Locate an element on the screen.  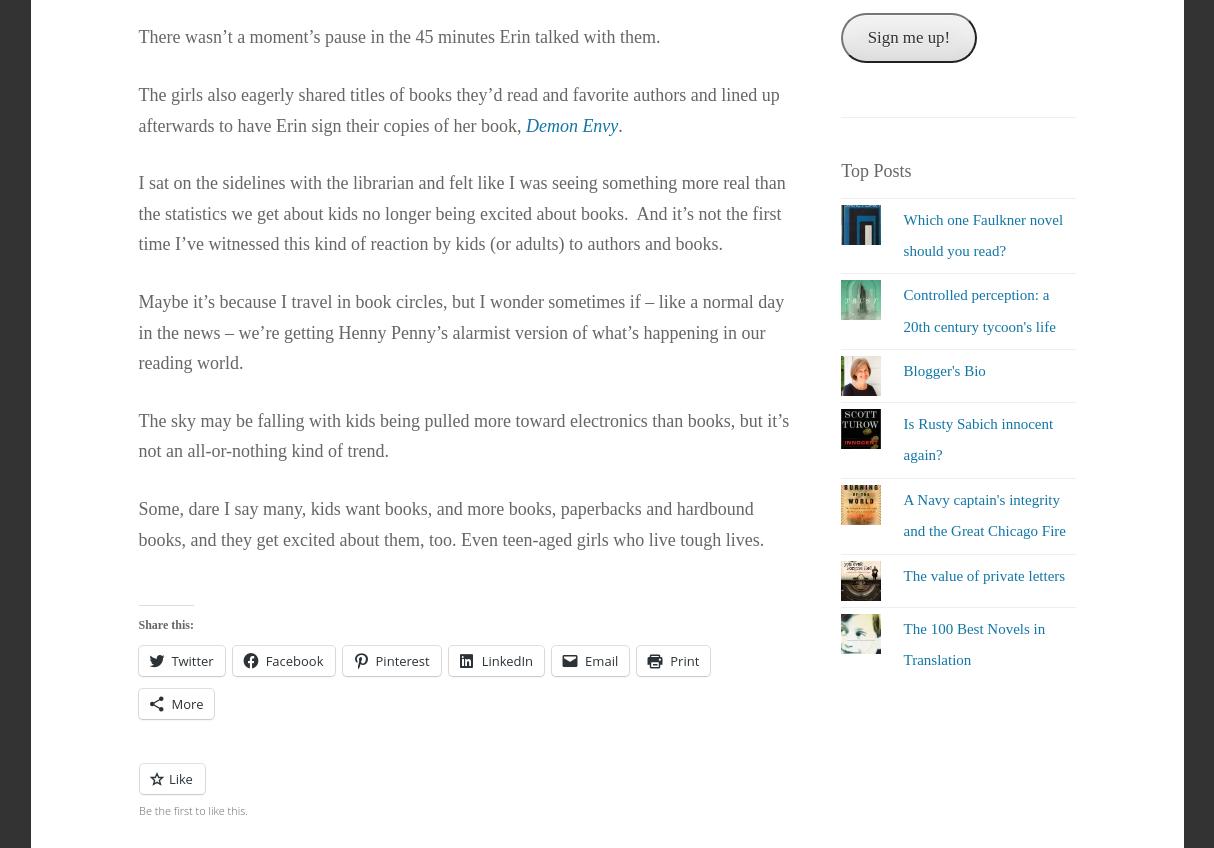
'.' is located at coordinates (617, 123).